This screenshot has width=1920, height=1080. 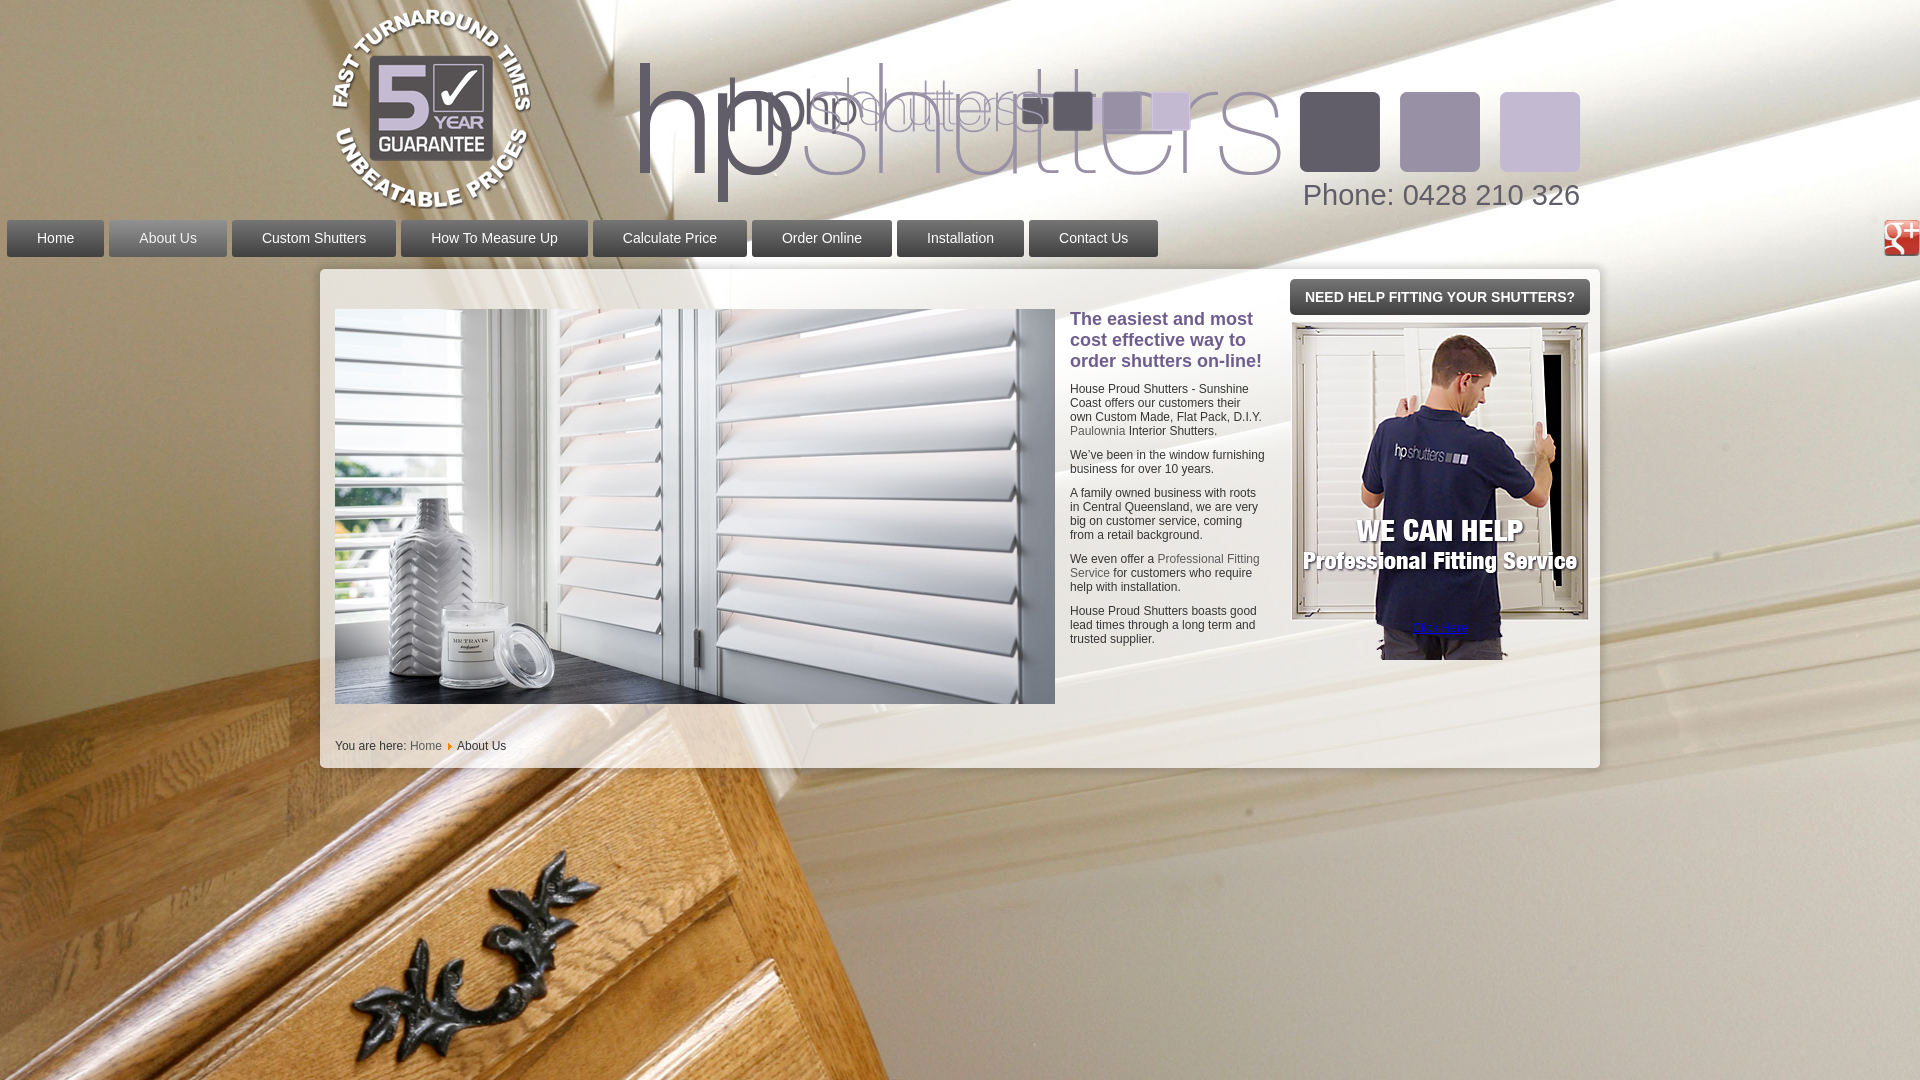 What do you see at coordinates (320, 10) in the screenshot?
I see `'House Proud Shutters'` at bounding box center [320, 10].